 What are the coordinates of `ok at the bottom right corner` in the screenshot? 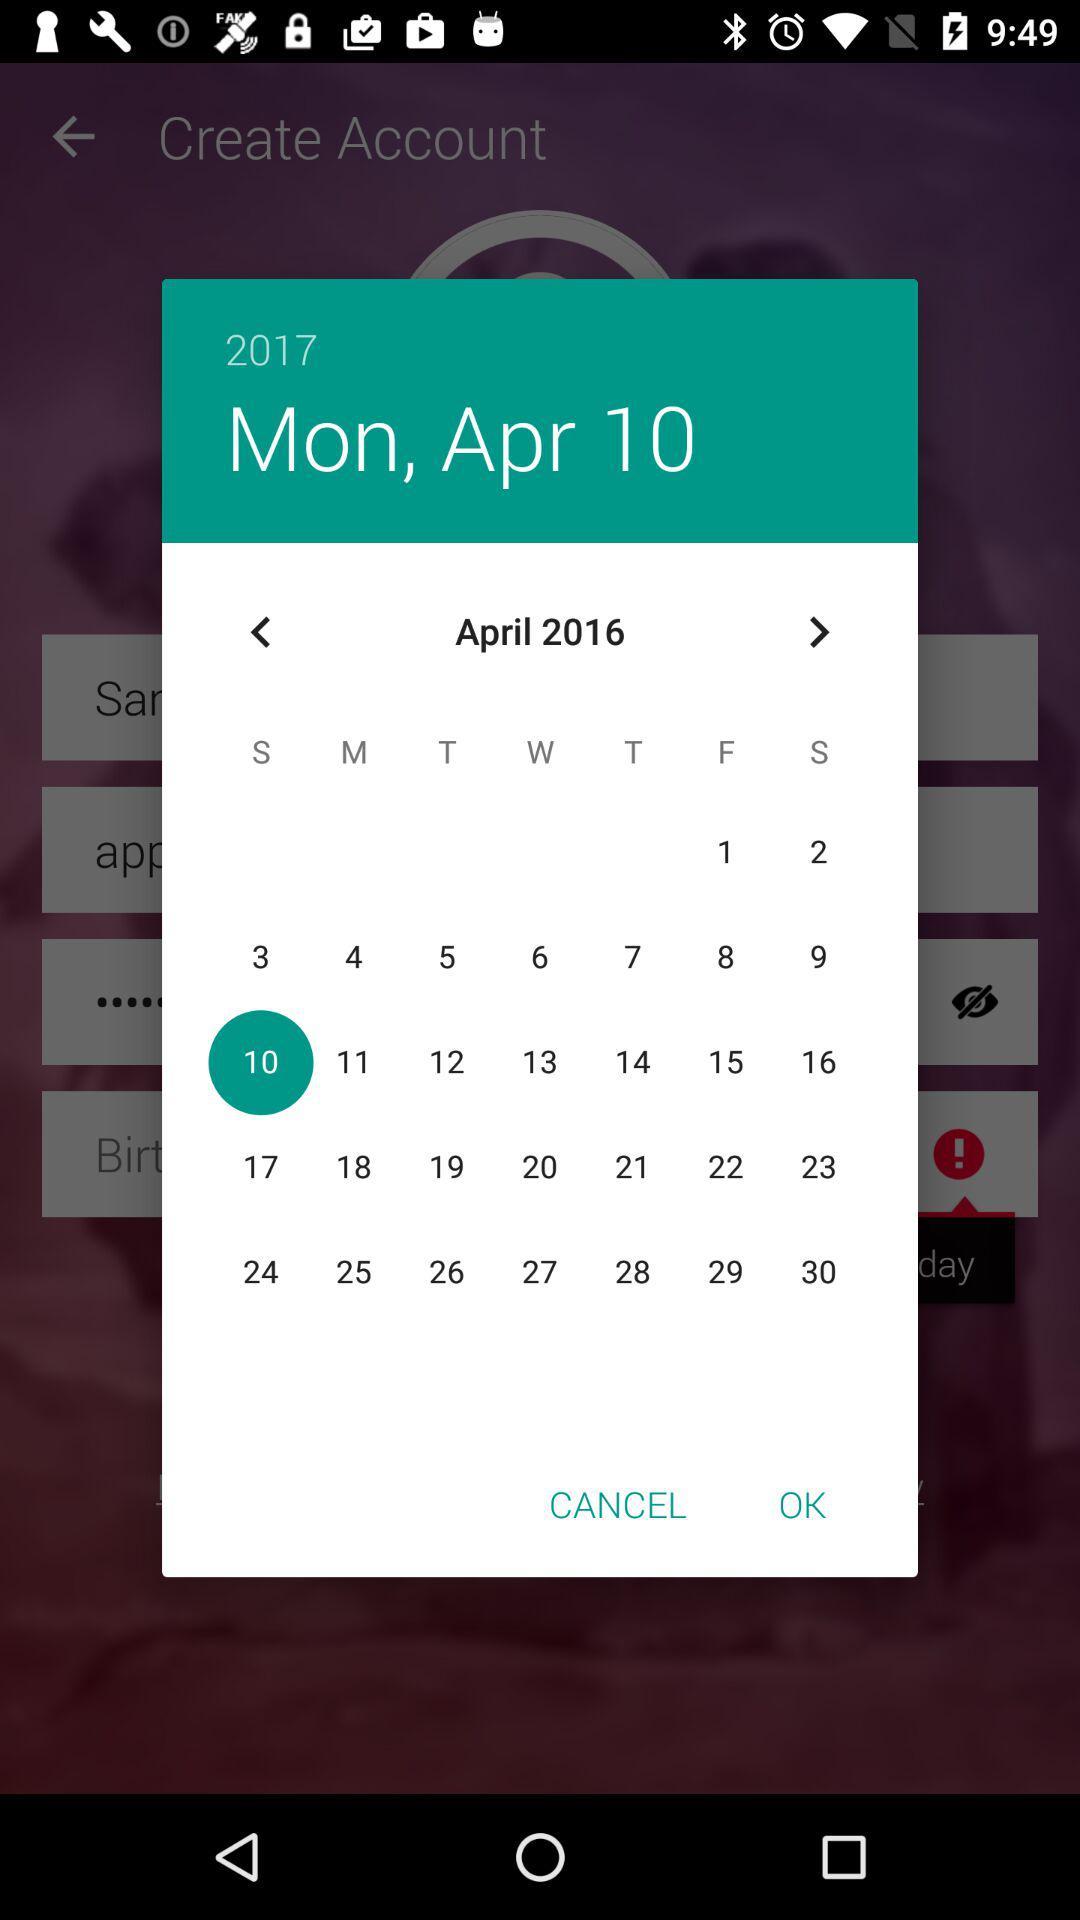 It's located at (801, 1503).